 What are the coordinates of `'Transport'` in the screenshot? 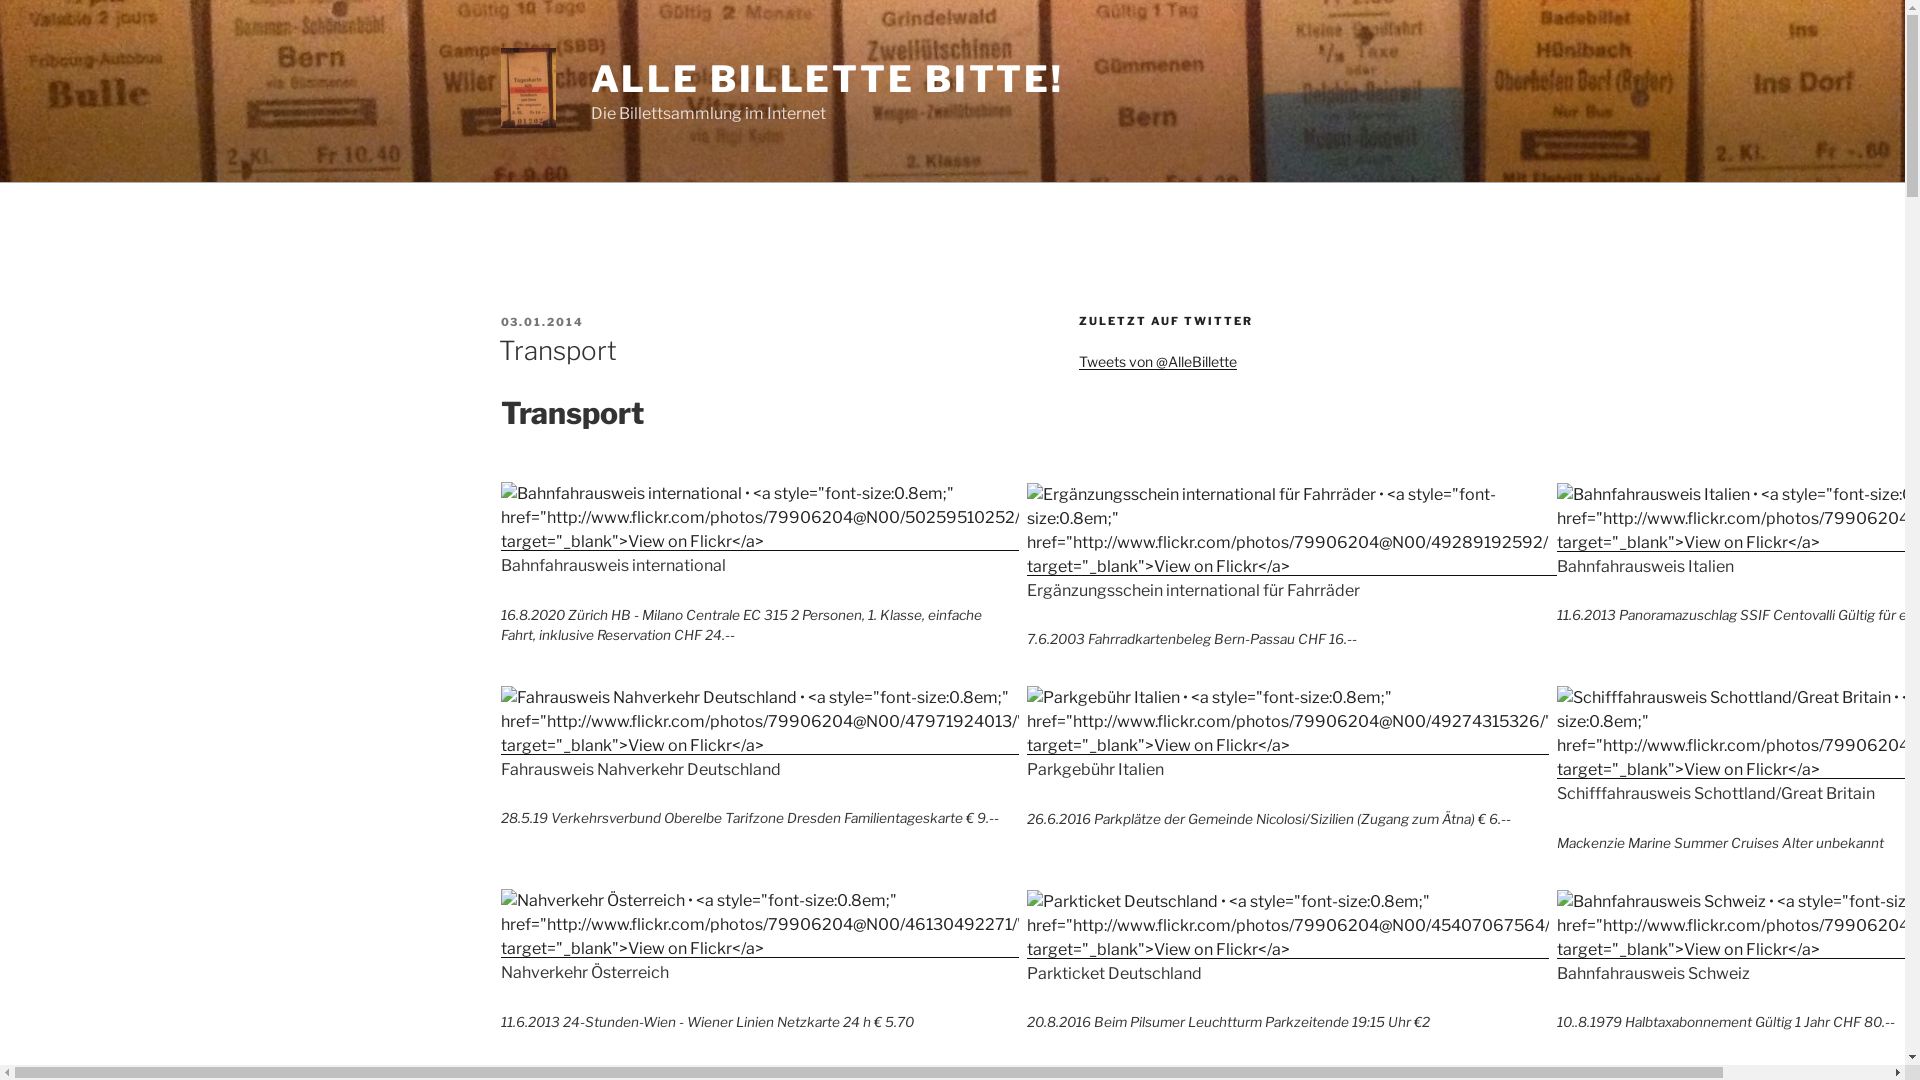 It's located at (556, 349).